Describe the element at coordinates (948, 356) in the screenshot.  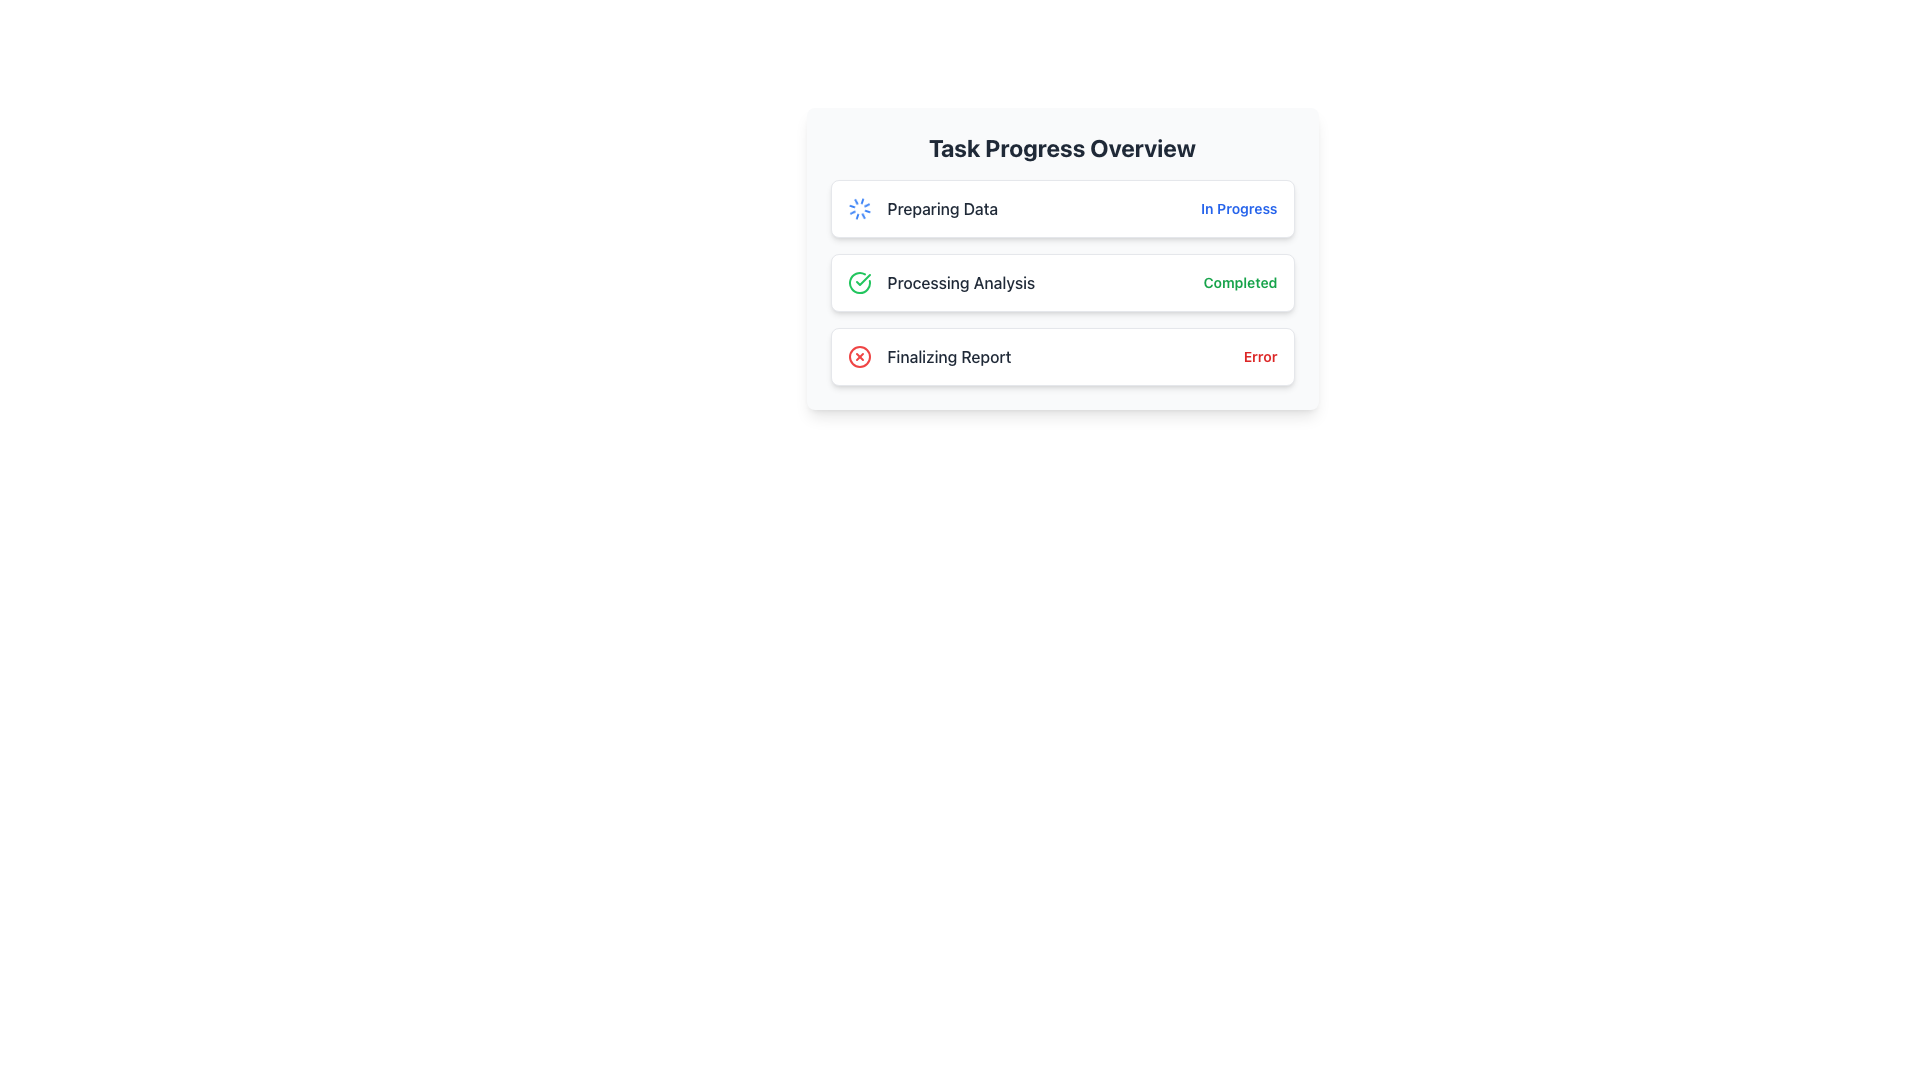
I see `the static text element displaying 'Finalizing Report', which is positioned under the 'Task Progress Overview' heading as the label for the third task in the list` at that location.